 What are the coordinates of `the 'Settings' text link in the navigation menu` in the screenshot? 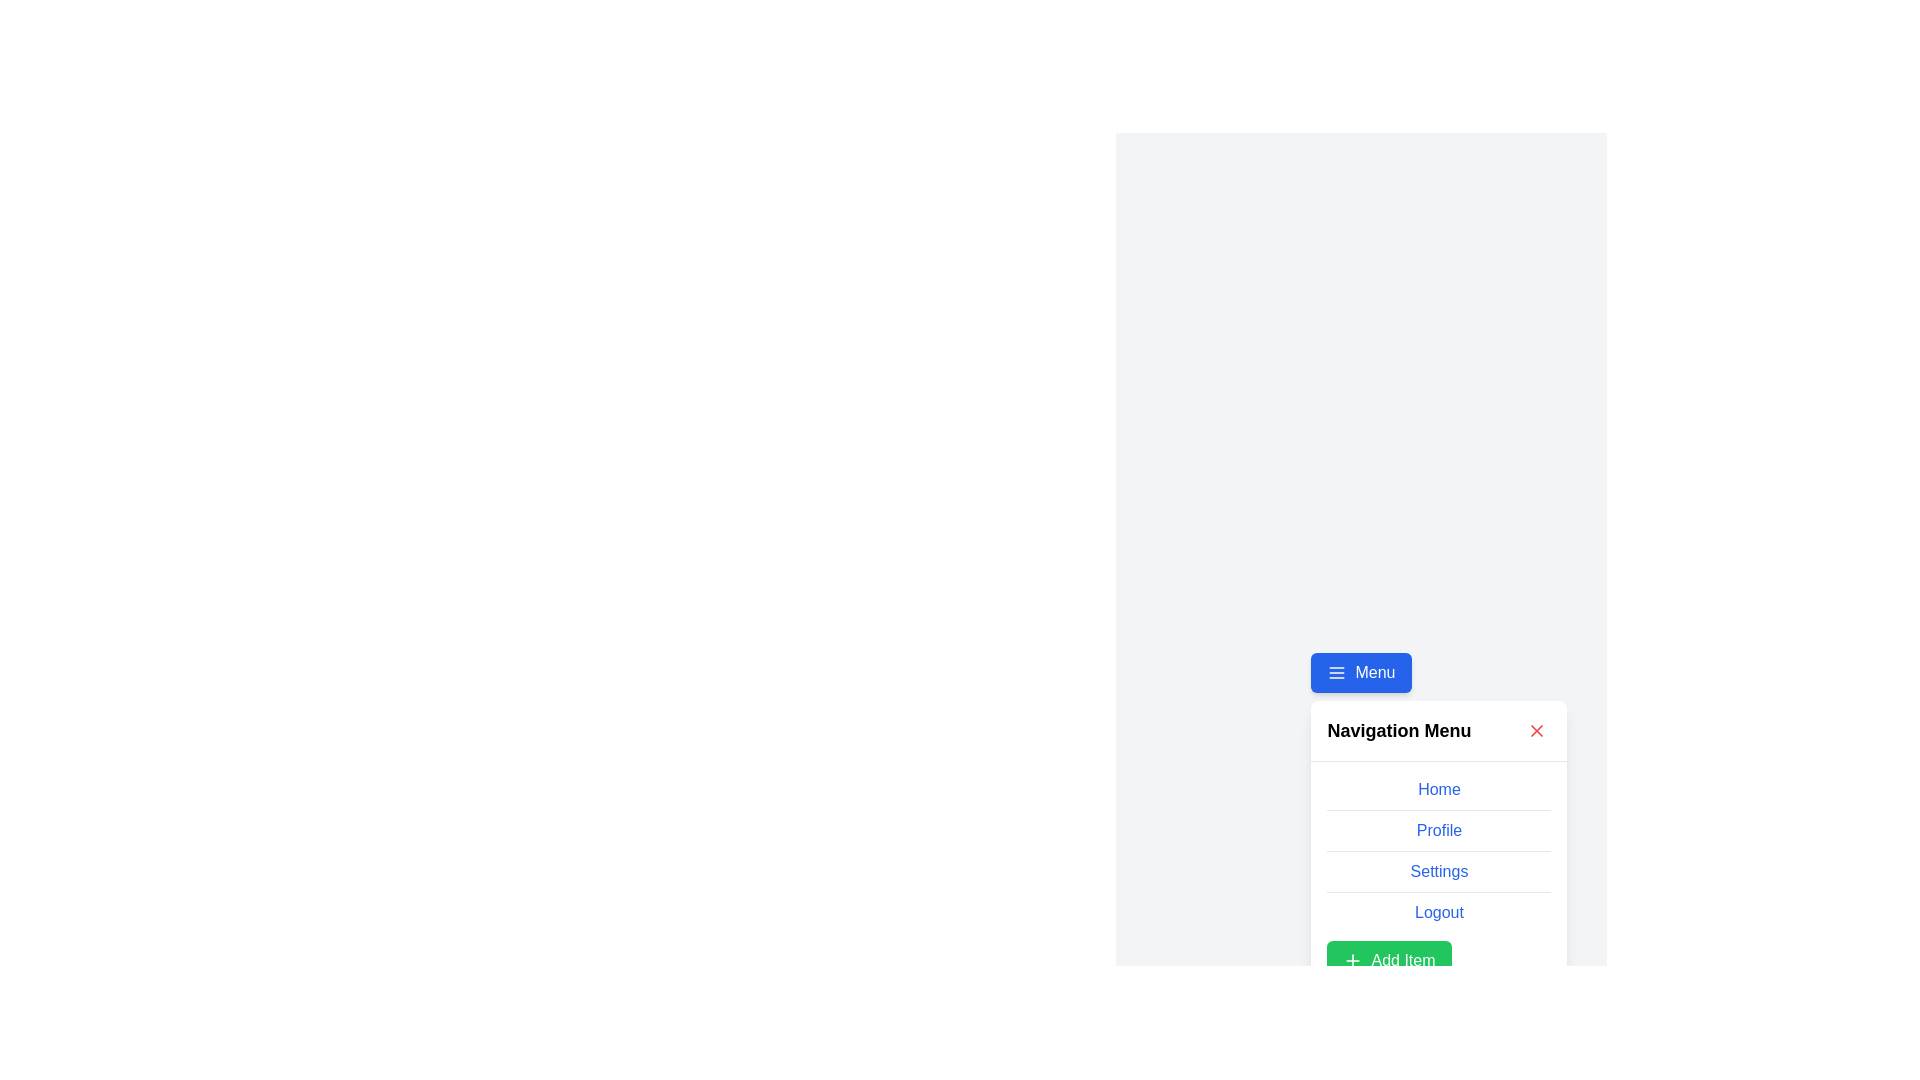 It's located at (1438, 875).